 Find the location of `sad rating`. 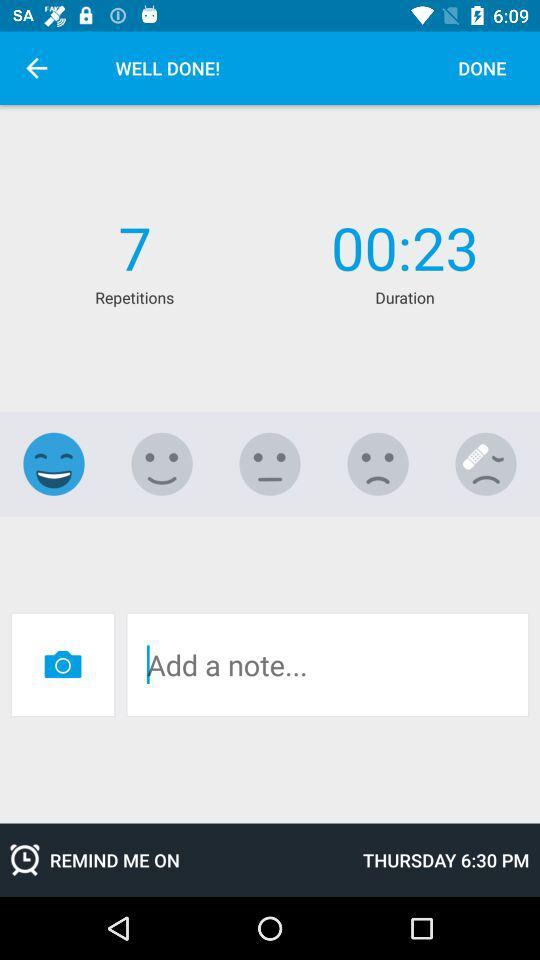

sad rating is located at coordinates (378, 464).